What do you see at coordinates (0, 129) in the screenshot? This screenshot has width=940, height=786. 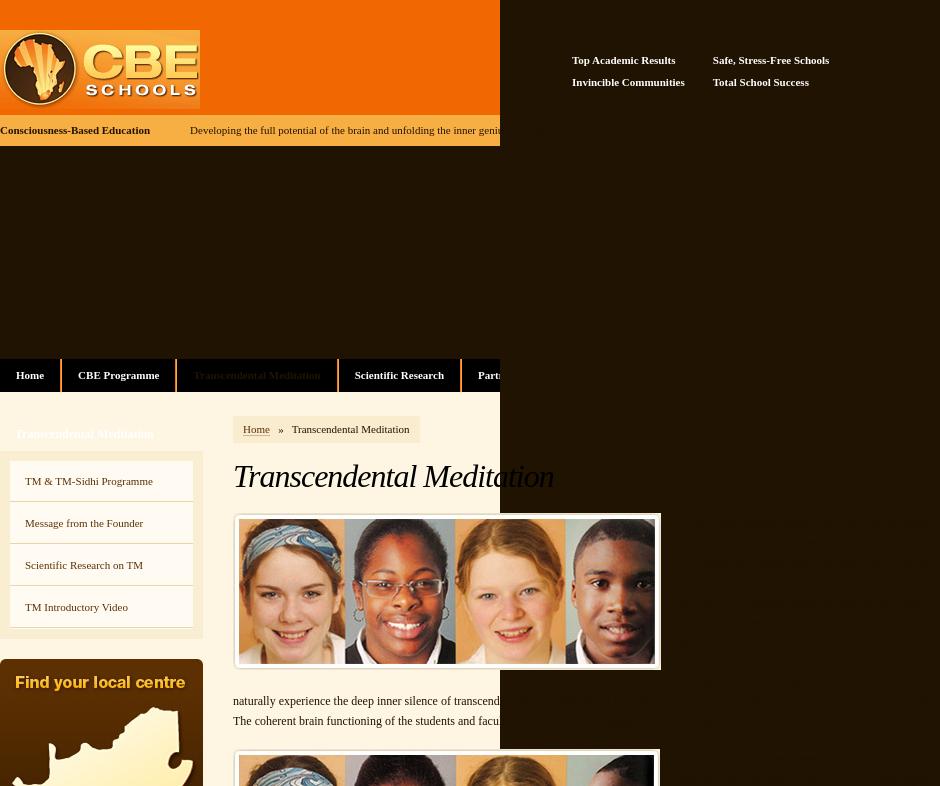 I see `'Consciousness-Based Education'` at bounding box center [0, 129].